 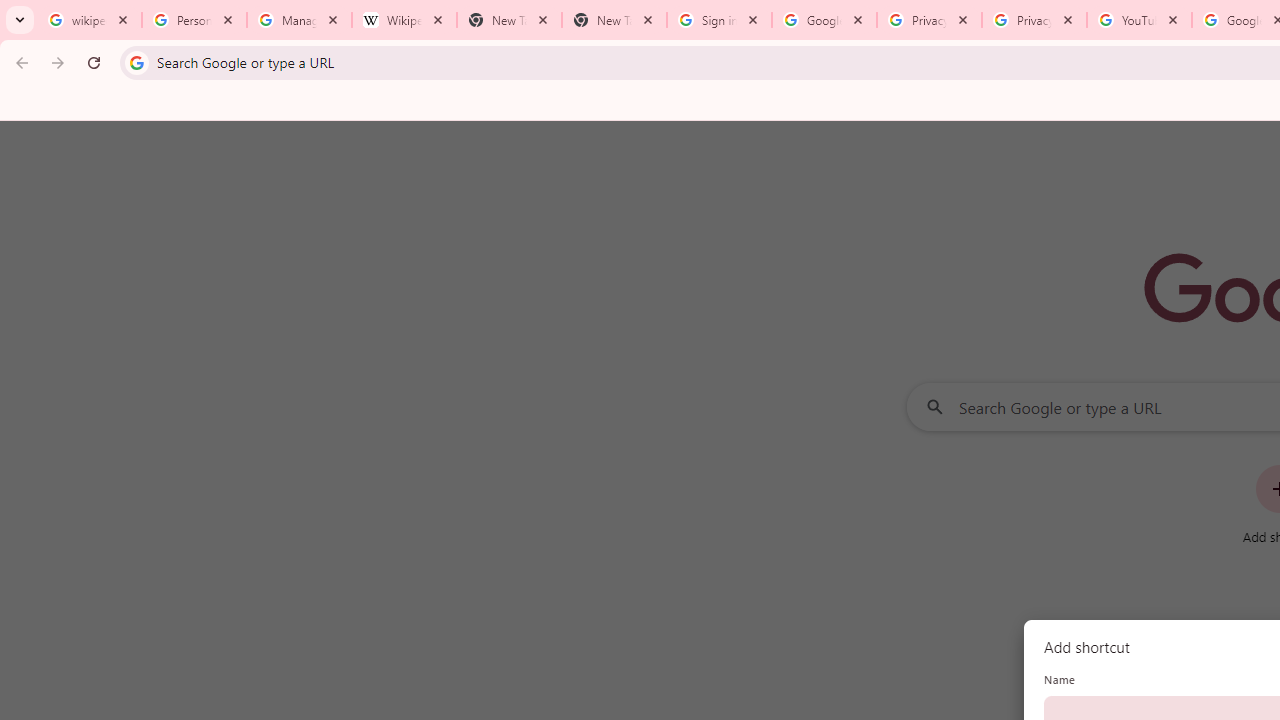 I want to click on 'Manage your Location History - Google Search Help', so click(x=298, y=20).